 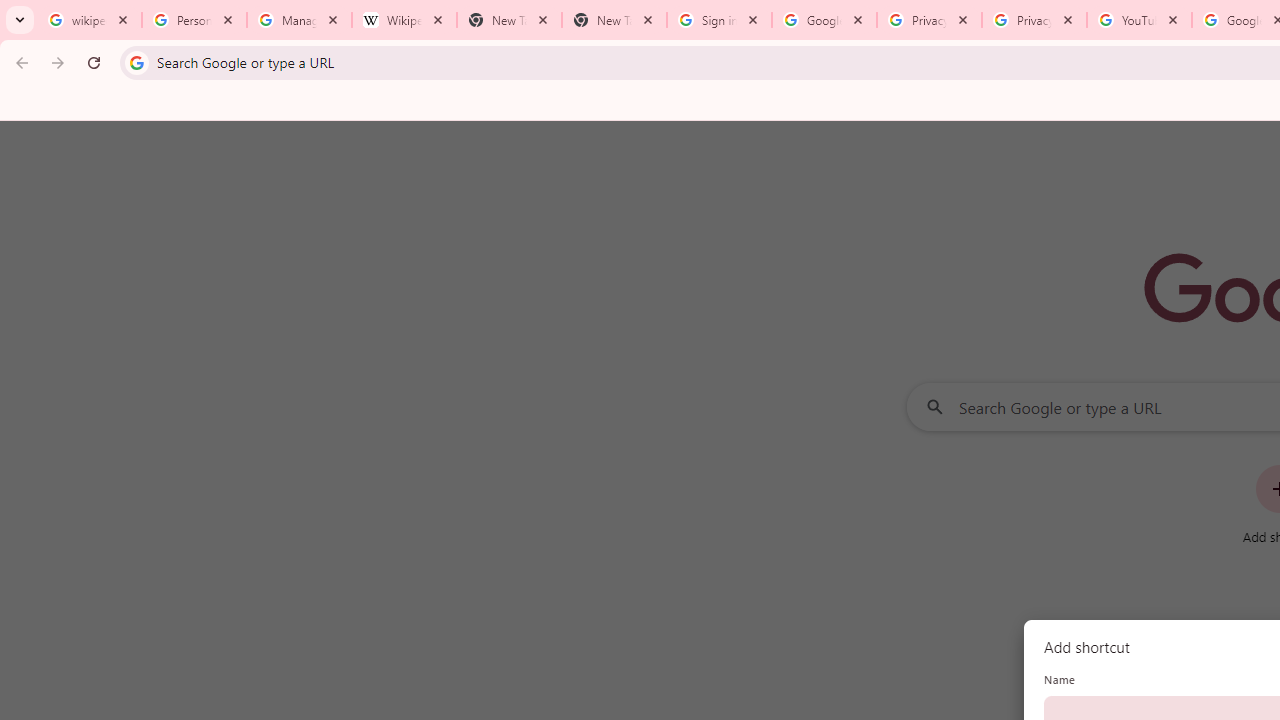 I want to click on 'Manage your Location History - Google Search Help', so click(x=298, y=20).